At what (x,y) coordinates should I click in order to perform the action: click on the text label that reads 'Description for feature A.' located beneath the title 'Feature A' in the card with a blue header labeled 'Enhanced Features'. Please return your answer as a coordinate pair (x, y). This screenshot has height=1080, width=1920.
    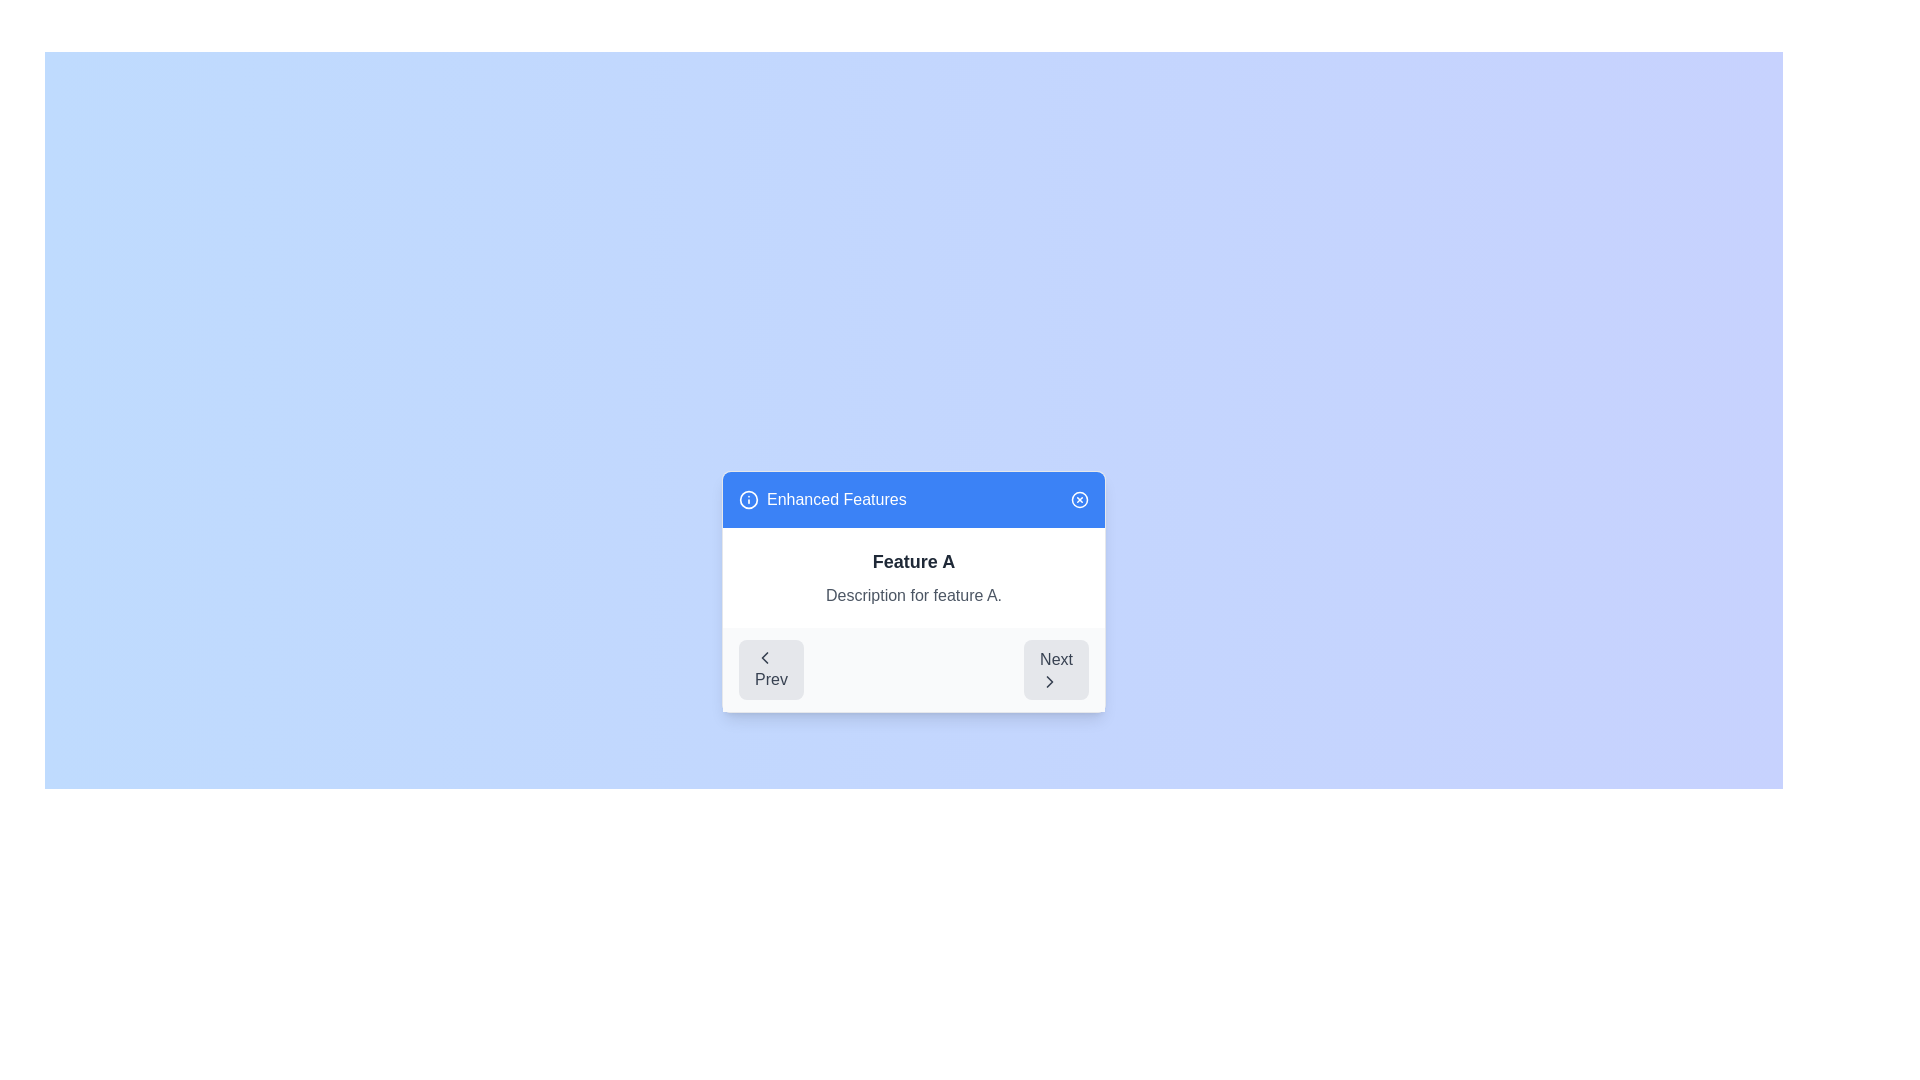
    Looking at the image, I should click on (912, 595).